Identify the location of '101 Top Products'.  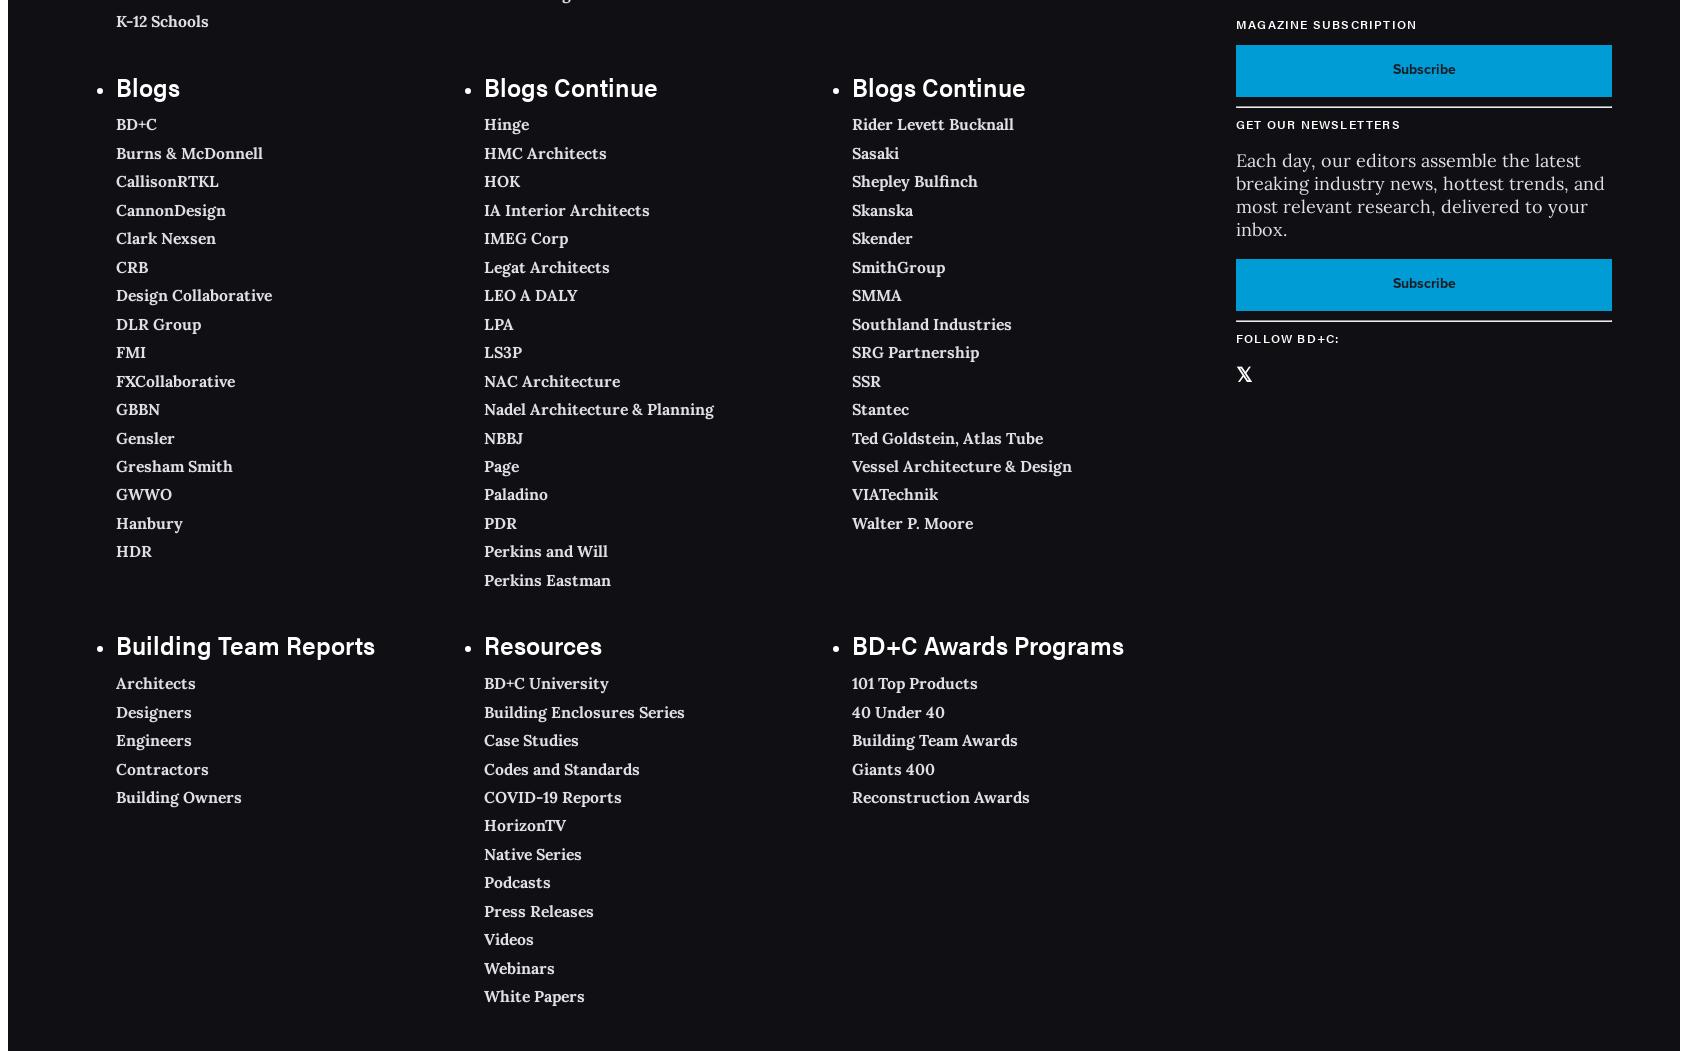
(914, 683).